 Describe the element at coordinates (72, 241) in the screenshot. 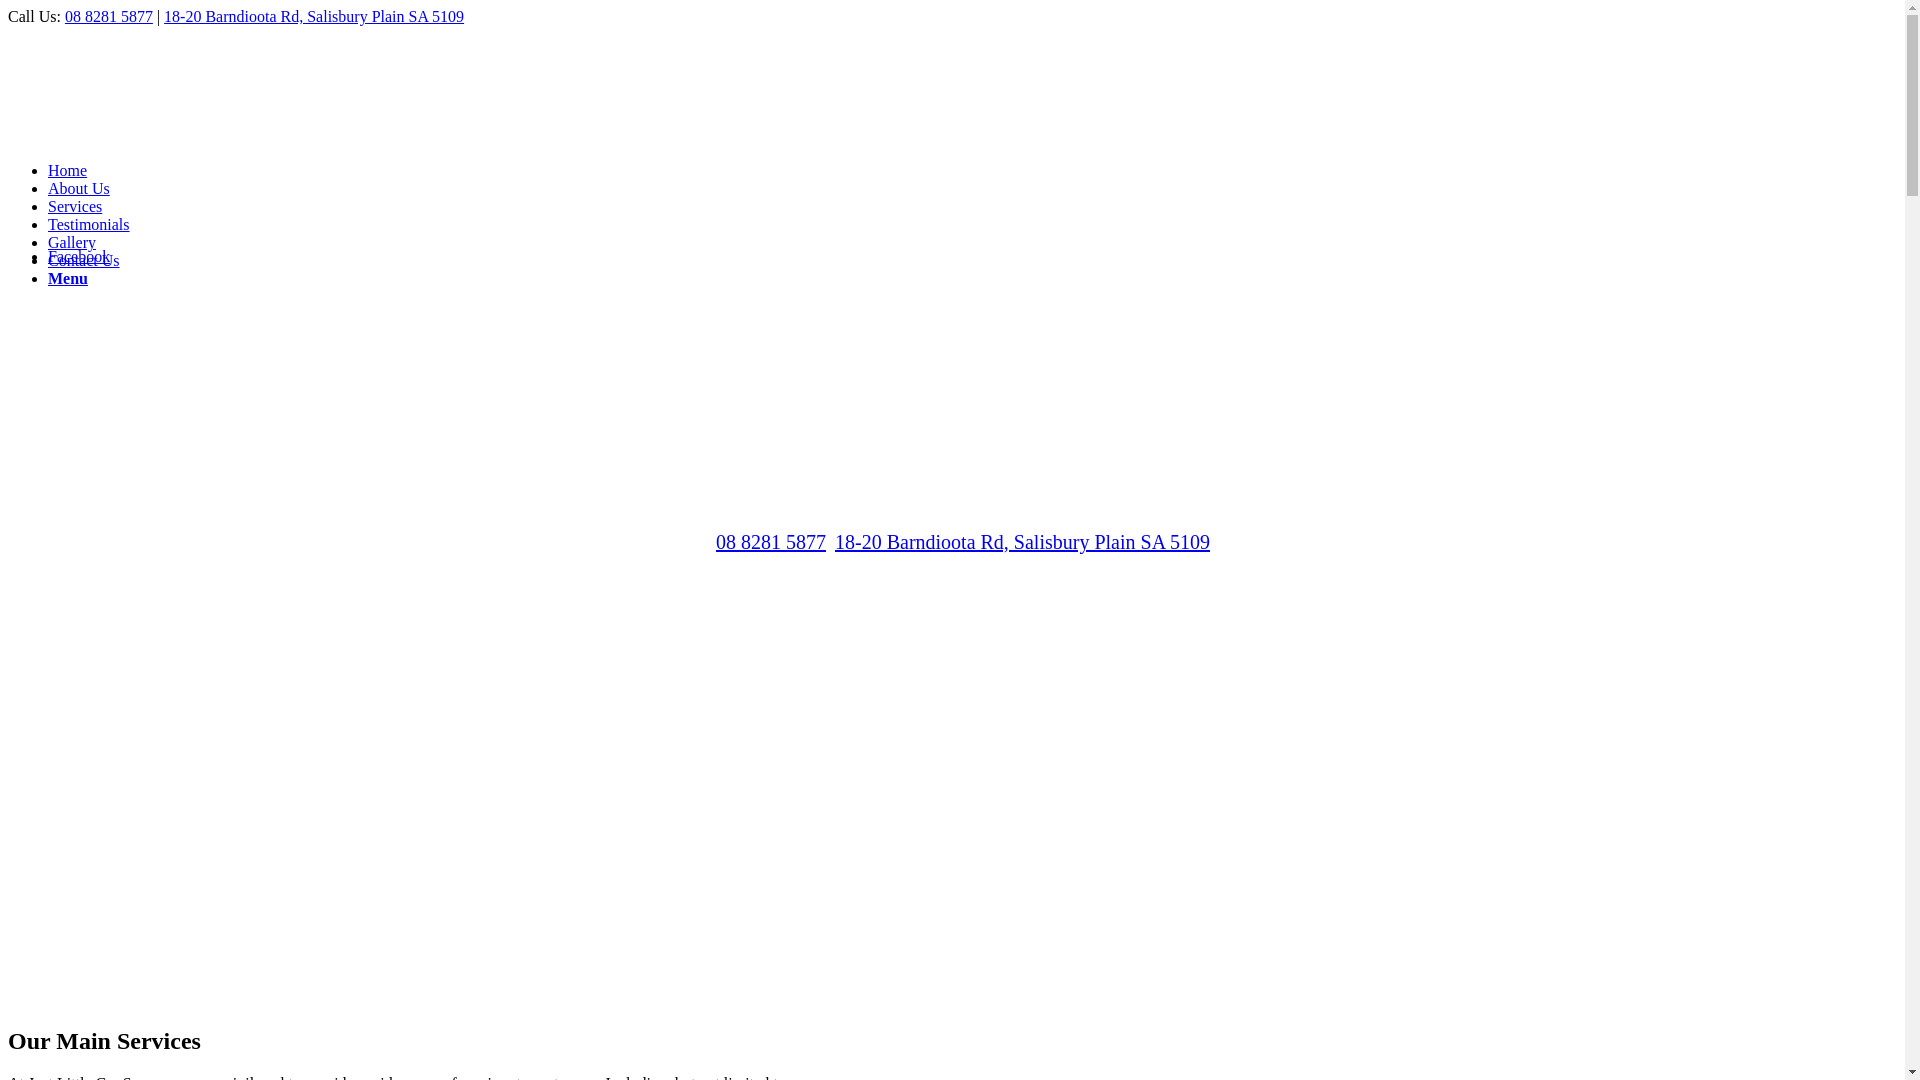

I see `'Gallery'` at that location.